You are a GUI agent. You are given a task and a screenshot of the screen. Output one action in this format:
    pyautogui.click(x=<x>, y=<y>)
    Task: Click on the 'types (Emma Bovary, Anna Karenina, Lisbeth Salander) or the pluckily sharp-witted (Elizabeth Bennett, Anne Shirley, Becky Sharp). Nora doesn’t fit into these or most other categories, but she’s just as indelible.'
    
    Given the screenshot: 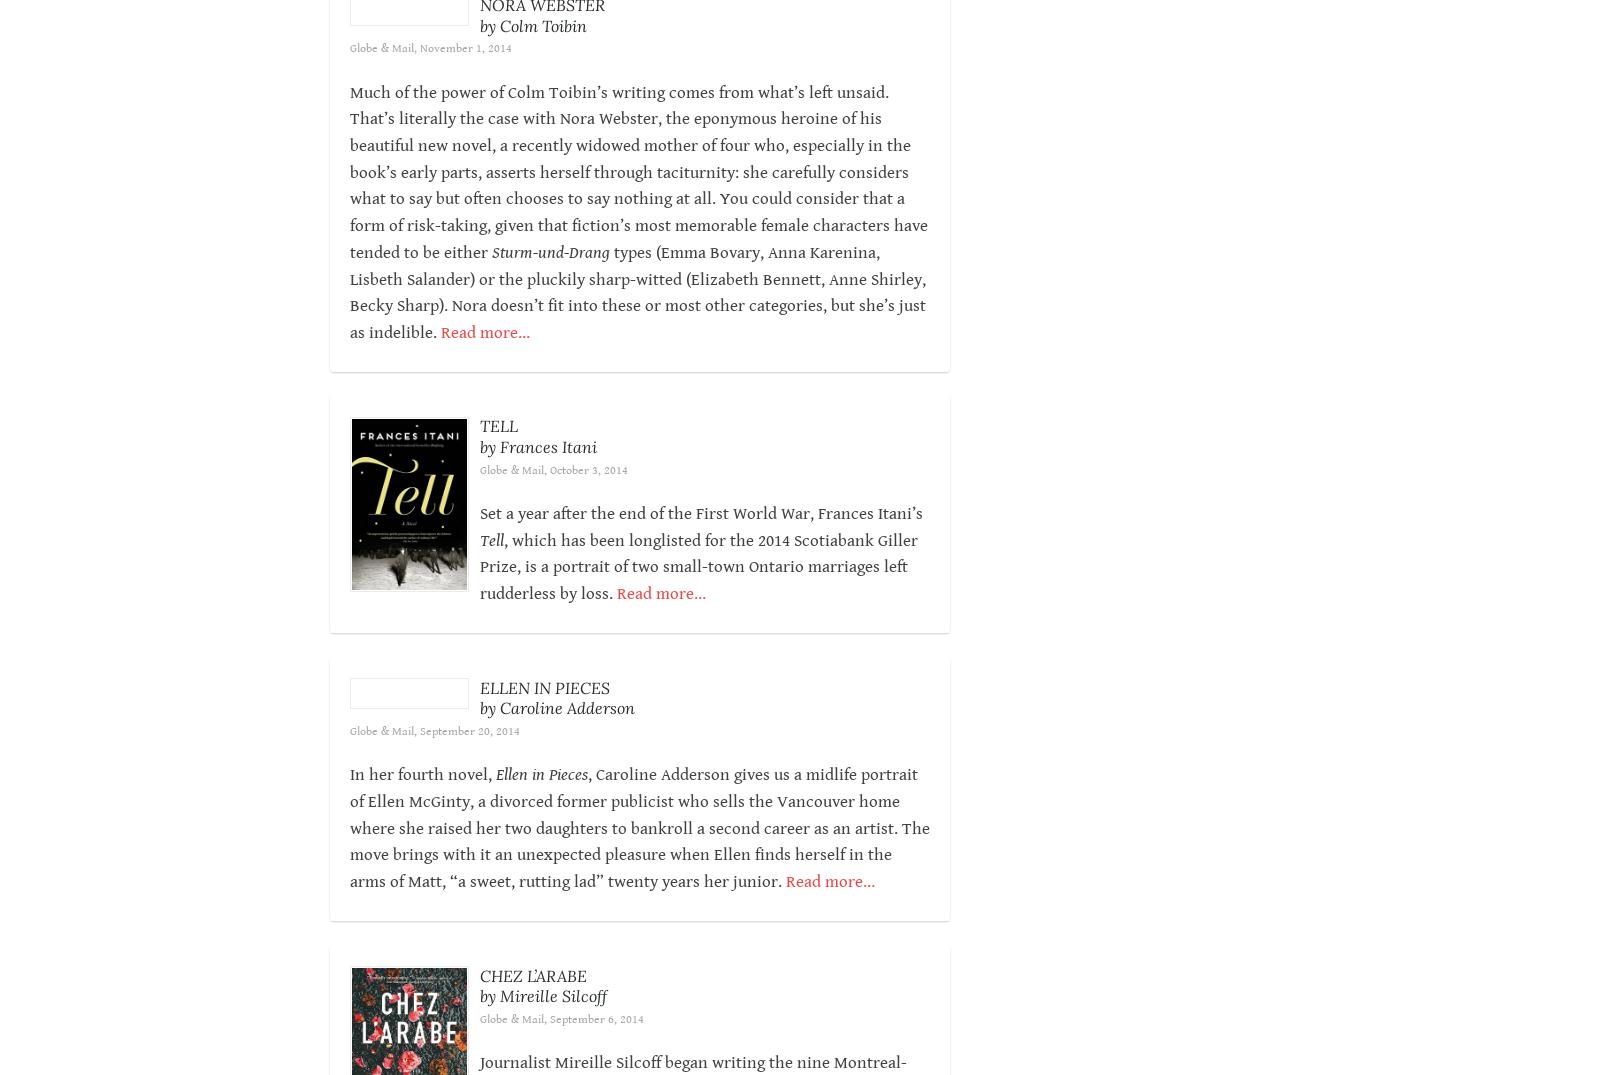 What is the action you would take?
    pyautogui.click(x=350, y=317)
    